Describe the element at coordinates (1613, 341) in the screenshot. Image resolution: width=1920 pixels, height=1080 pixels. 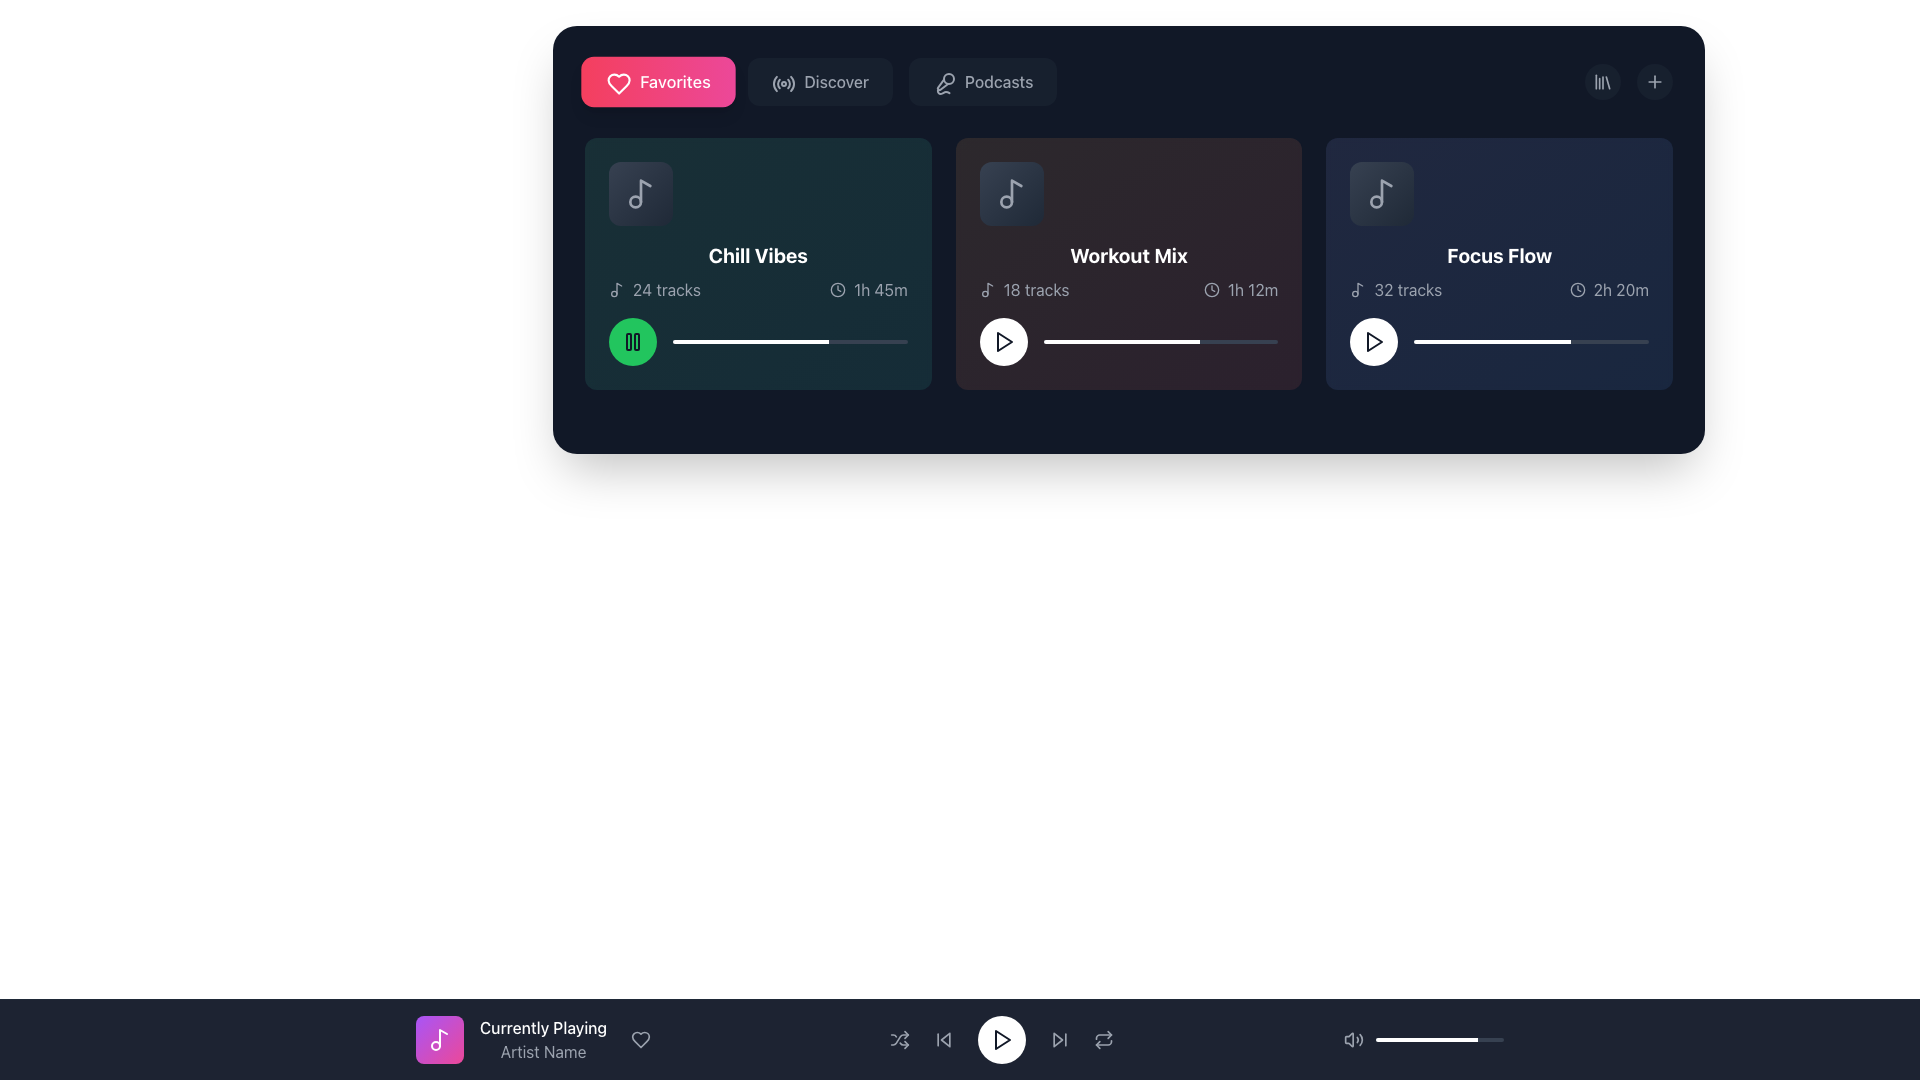
I see `the slider position` at that location.